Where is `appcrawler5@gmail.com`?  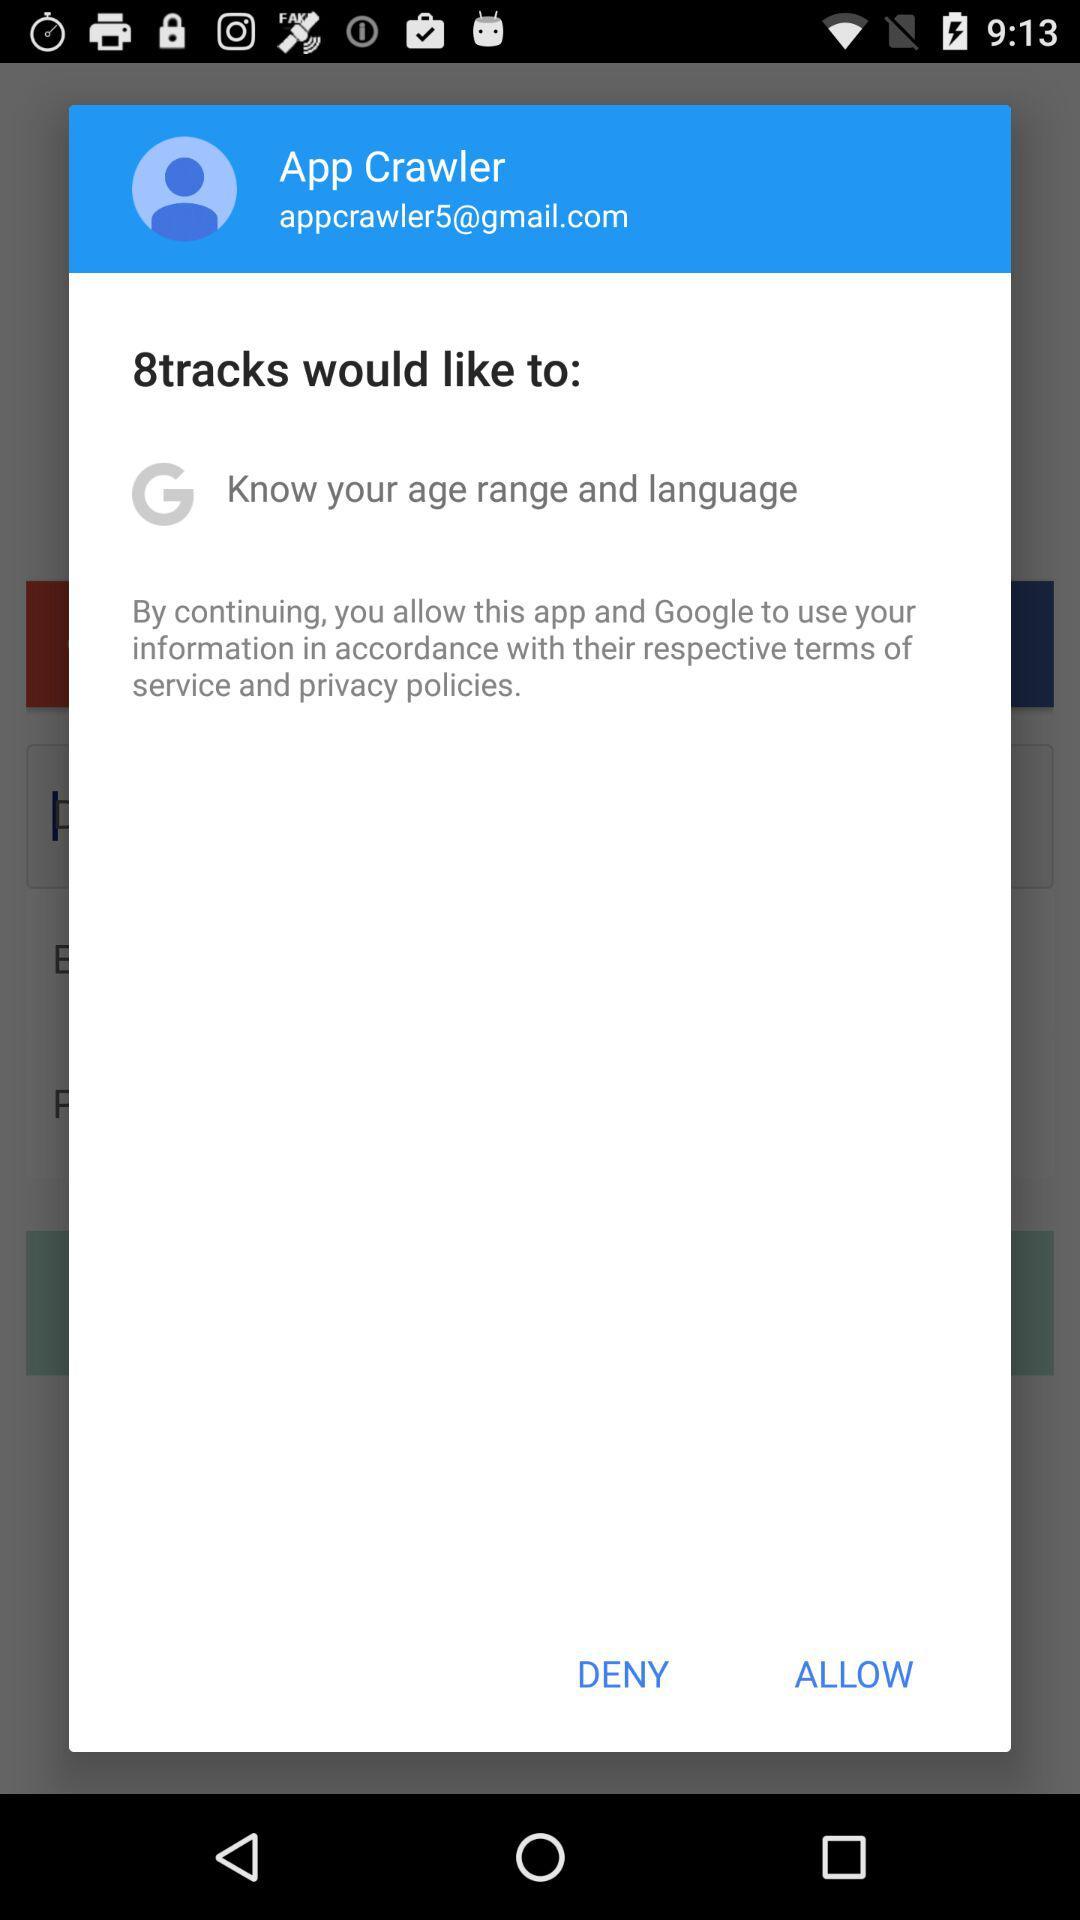
appcrawler5@gmail.com is located at coordinates (454, 214).